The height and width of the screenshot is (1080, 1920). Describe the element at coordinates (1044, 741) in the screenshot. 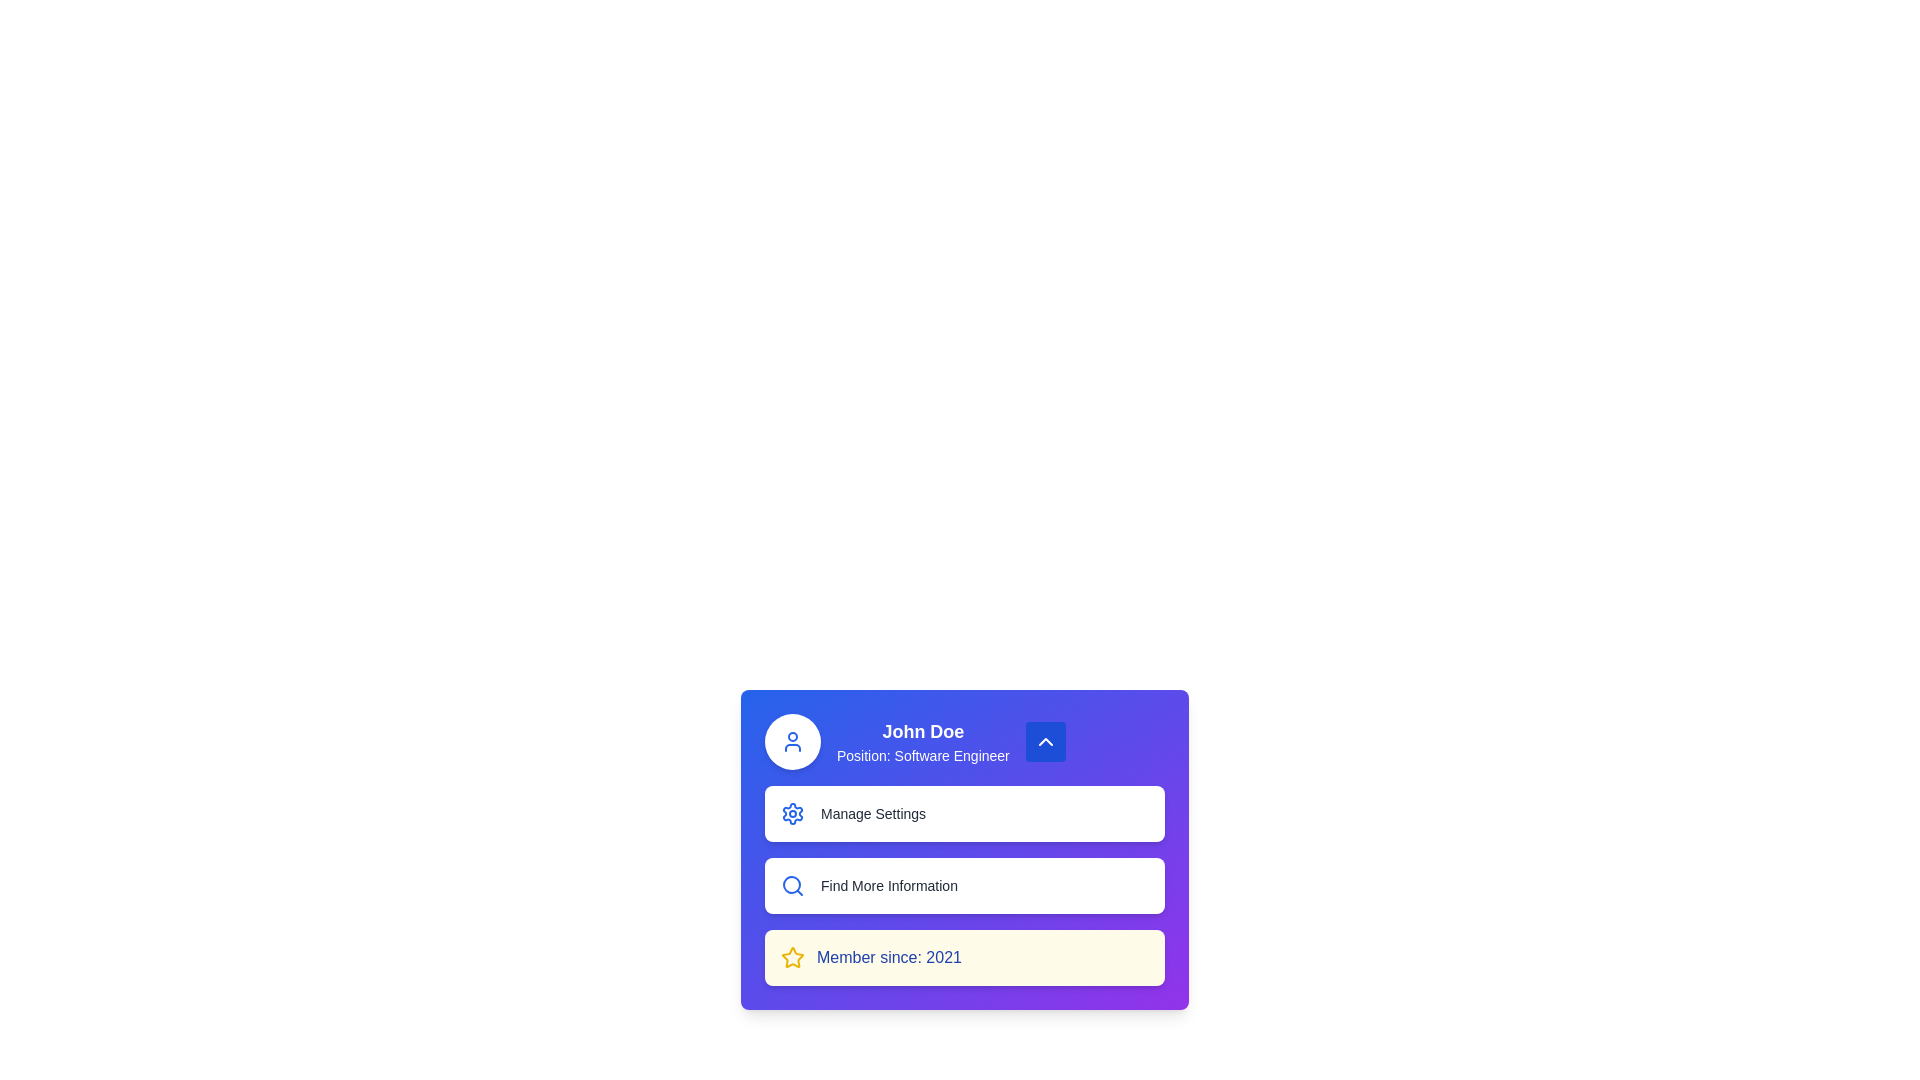

I see `the chevron-up icon located at the top-right corner of the user profile card` at that location.